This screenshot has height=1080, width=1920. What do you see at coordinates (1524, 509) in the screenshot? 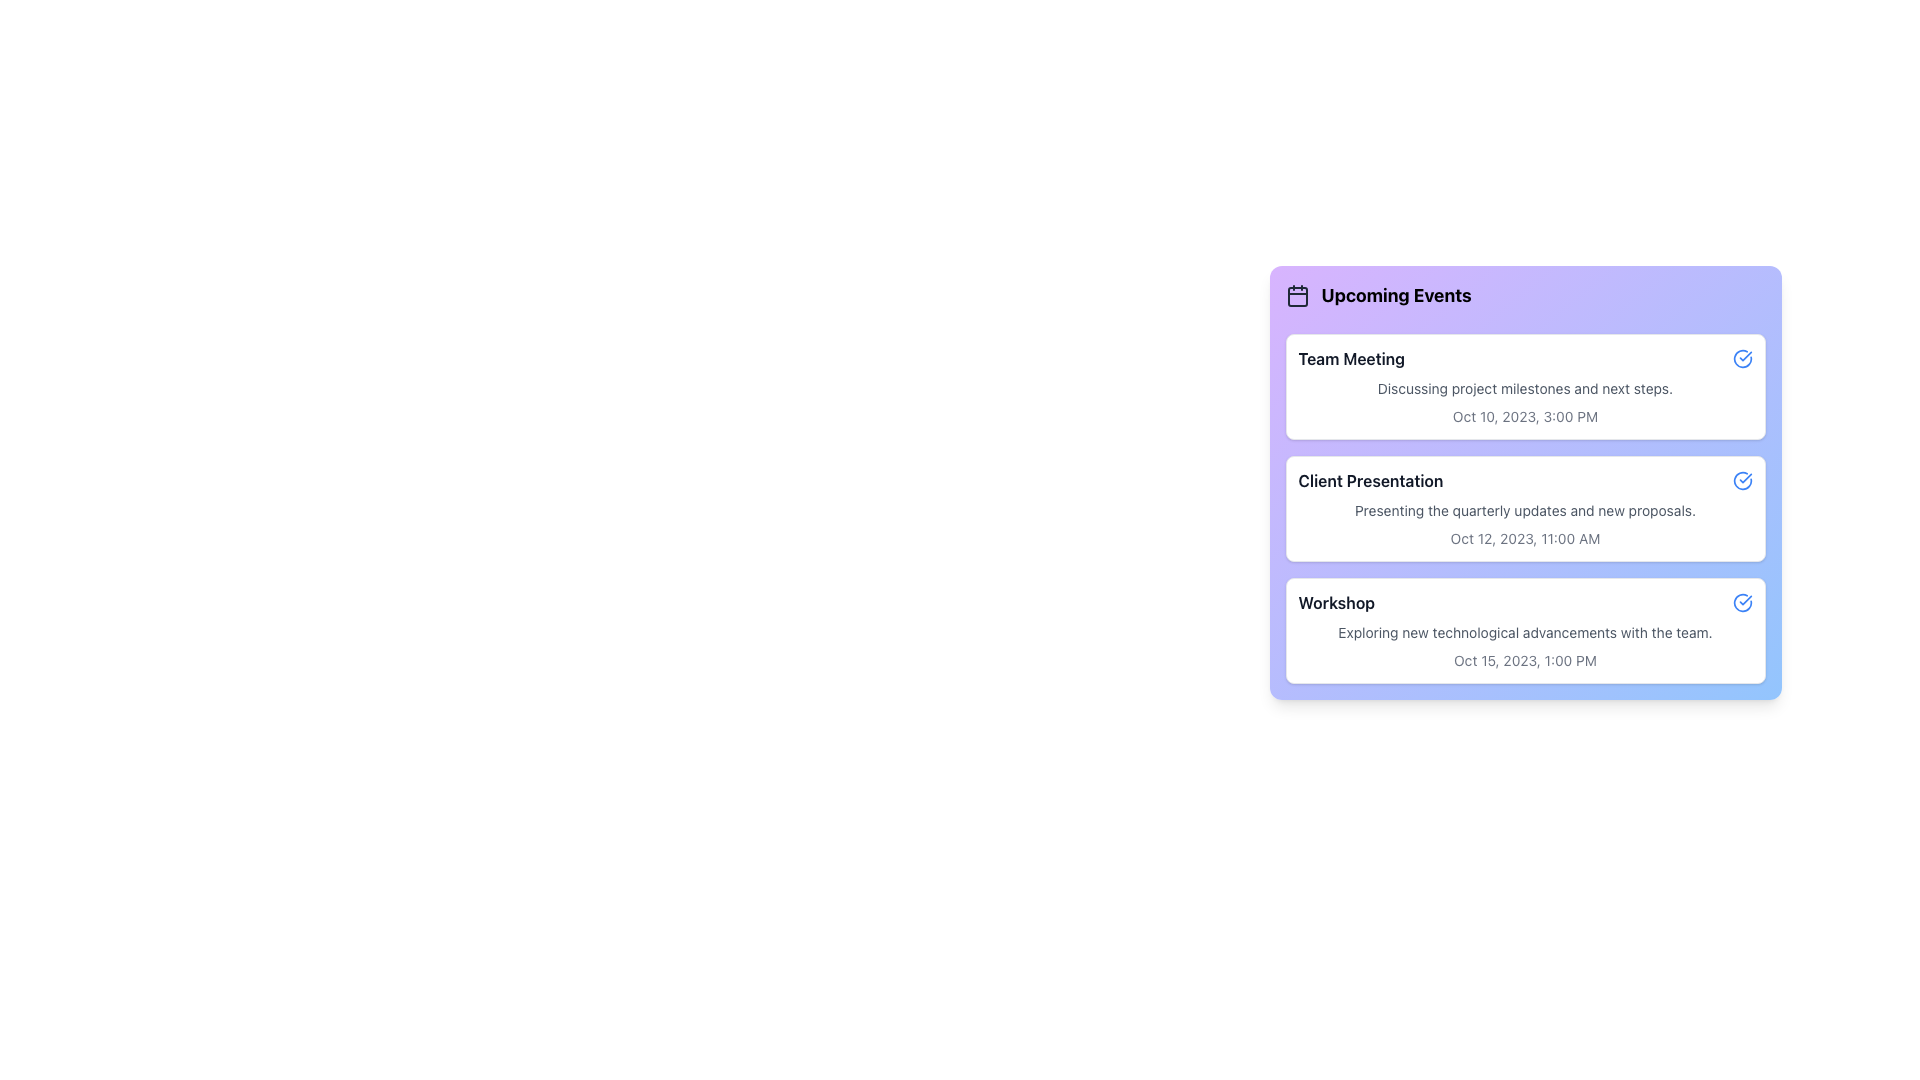
I see `the text label stating 'Presenting the quarterly updates and new proposals.' located below the 'Client Presentation' title in the 'Upcoming Events' section` at bounding box center [1524, 509].